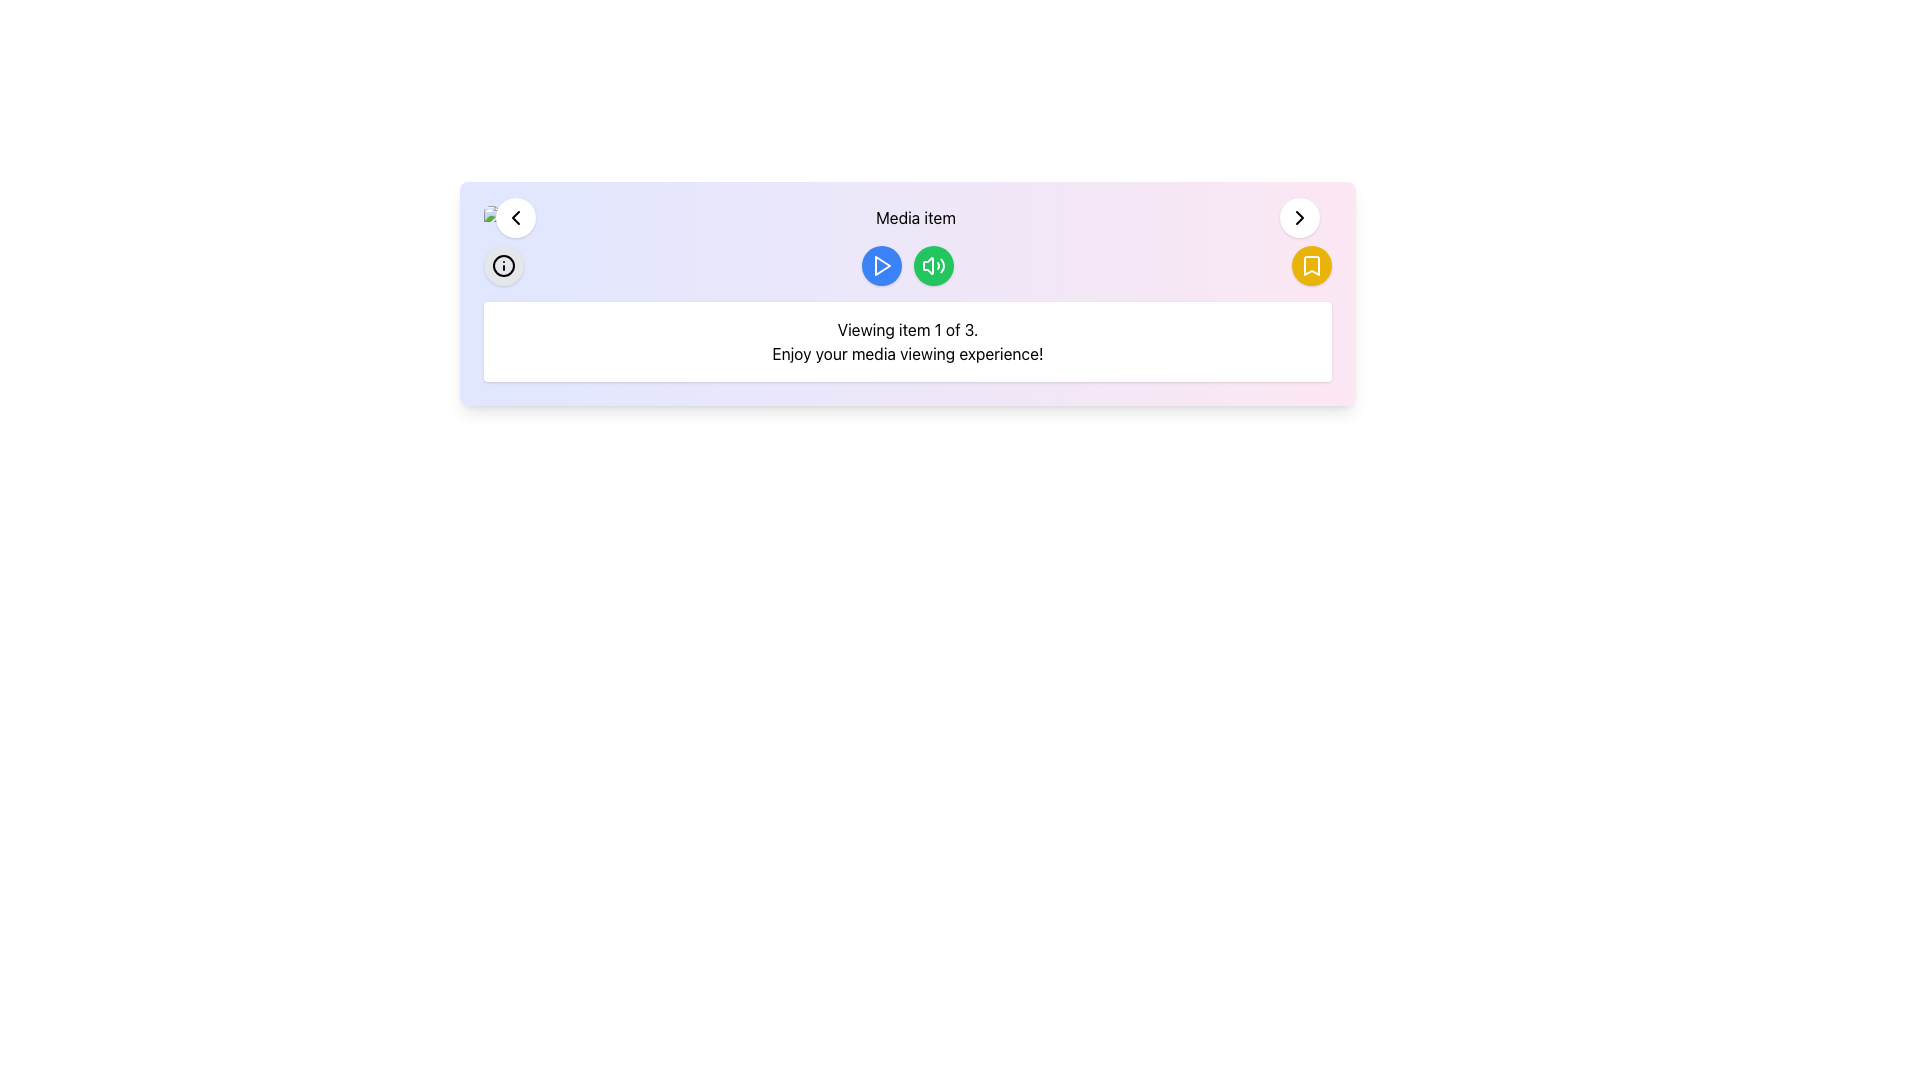 The height and width of the screenshot is (1080, 1920). I want to click on the play button icon located near the center of the interface to initiate playback, so click(881, 265).